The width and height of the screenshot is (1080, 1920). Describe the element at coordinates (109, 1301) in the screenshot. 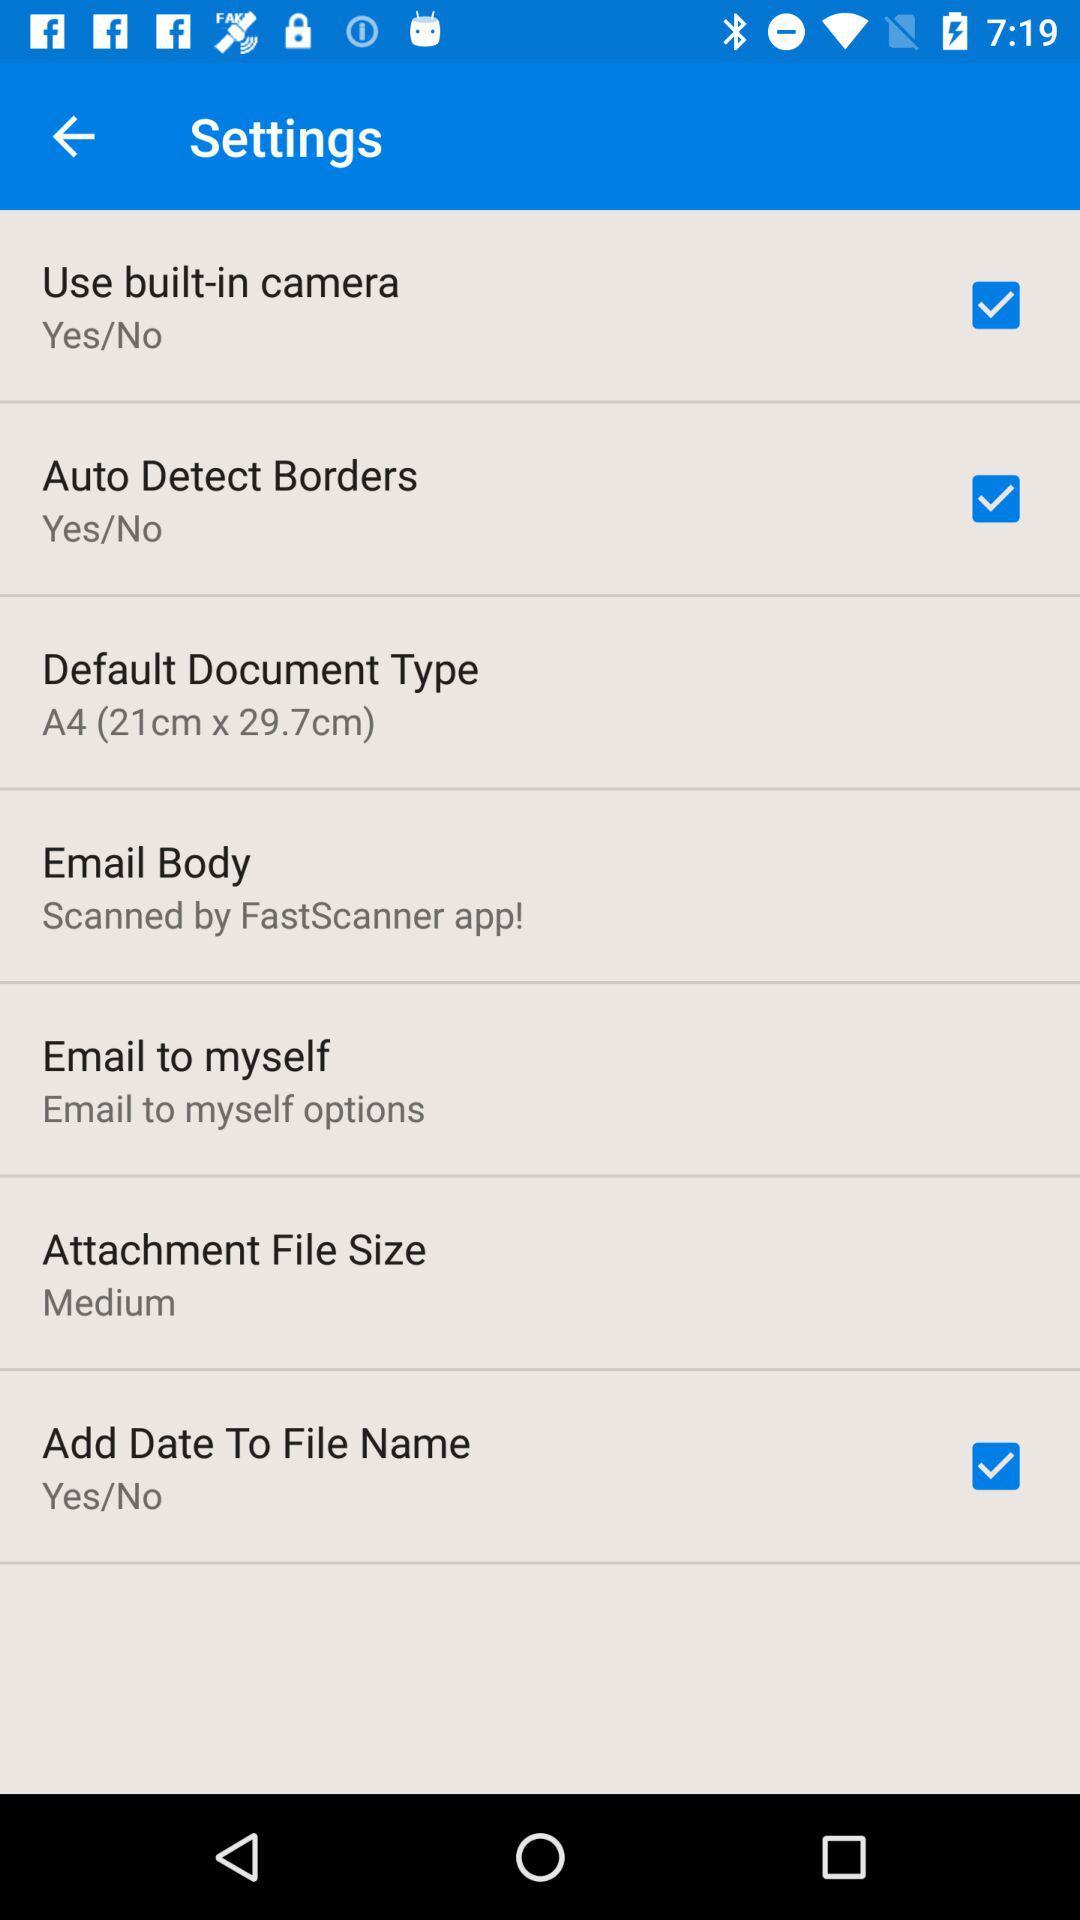

I see `item below attachment file size item` at that location.